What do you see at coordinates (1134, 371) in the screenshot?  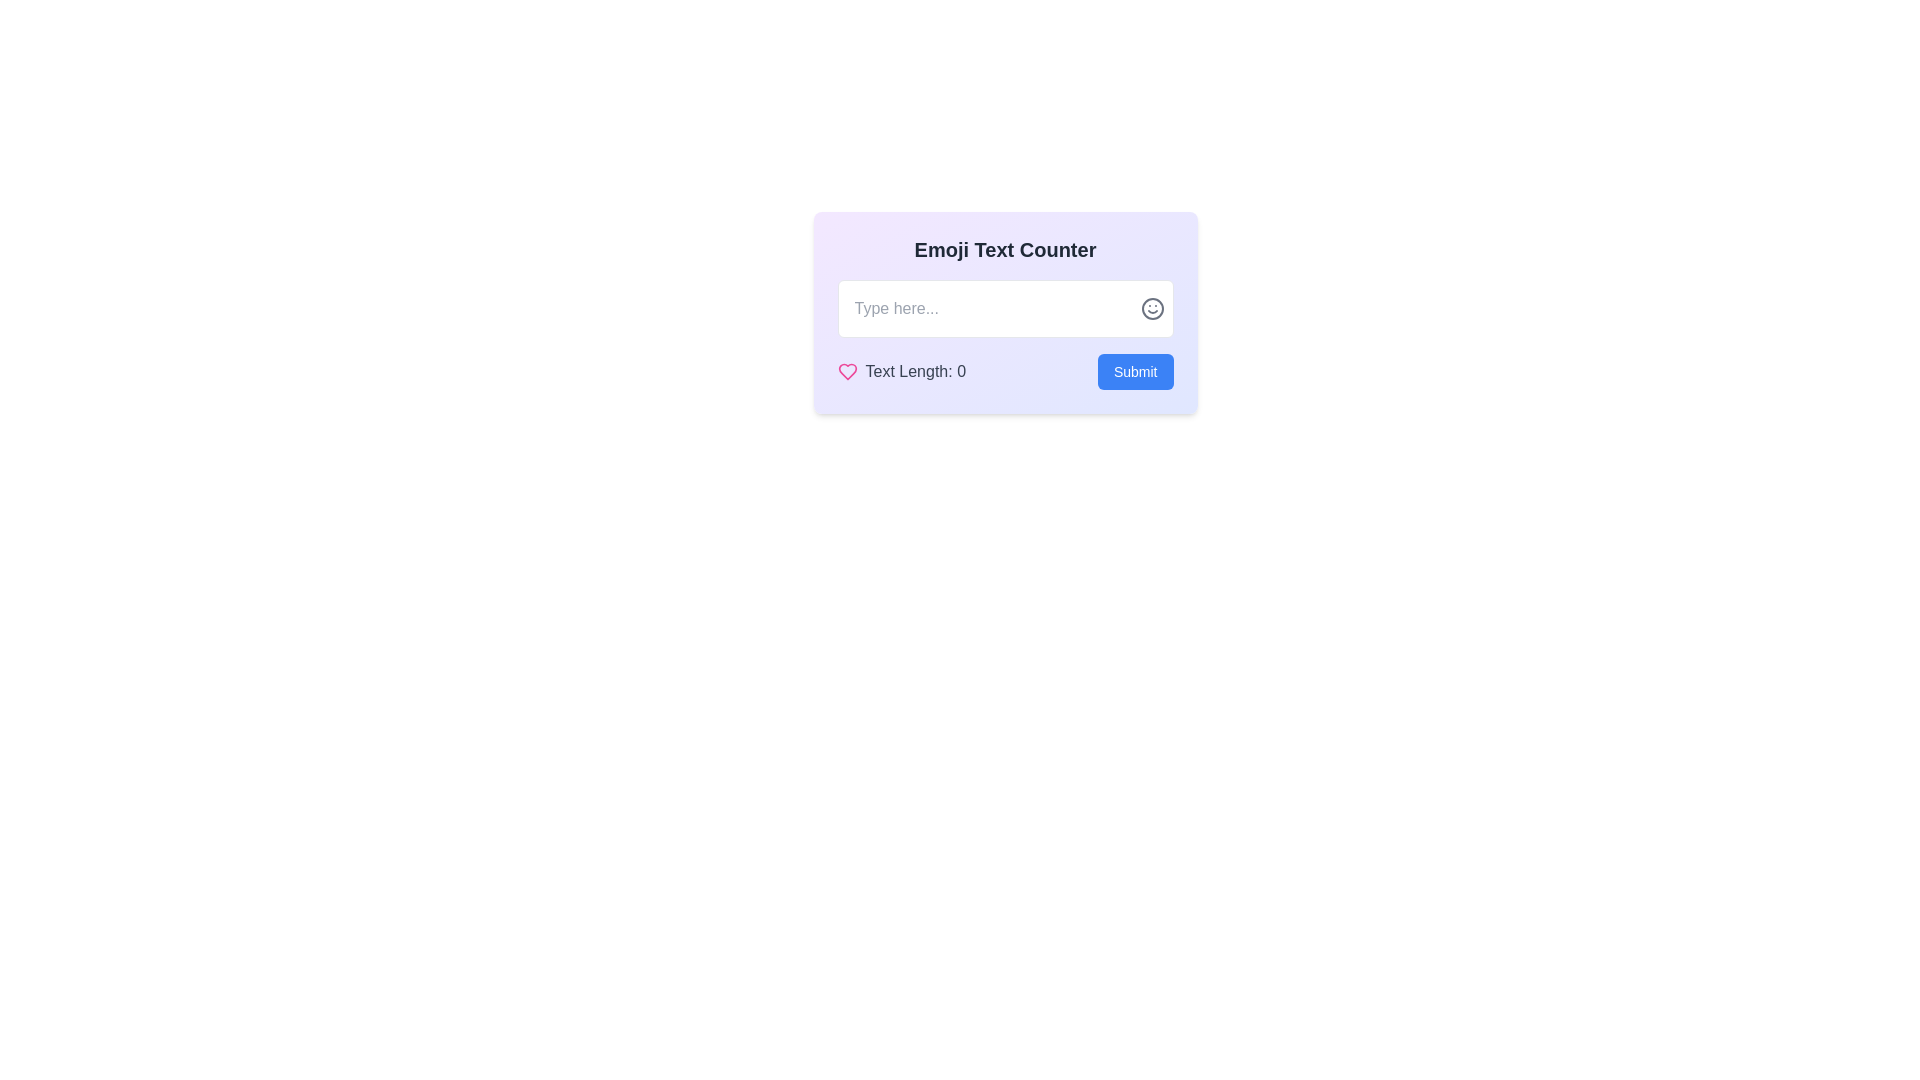 I see `the 'Submit' button, which is a rectangular button with white text on a blue background, located at the rightmost end of a horizontal grouping following the 'Text Length: 0' label` at bounding box center [1134, 371].